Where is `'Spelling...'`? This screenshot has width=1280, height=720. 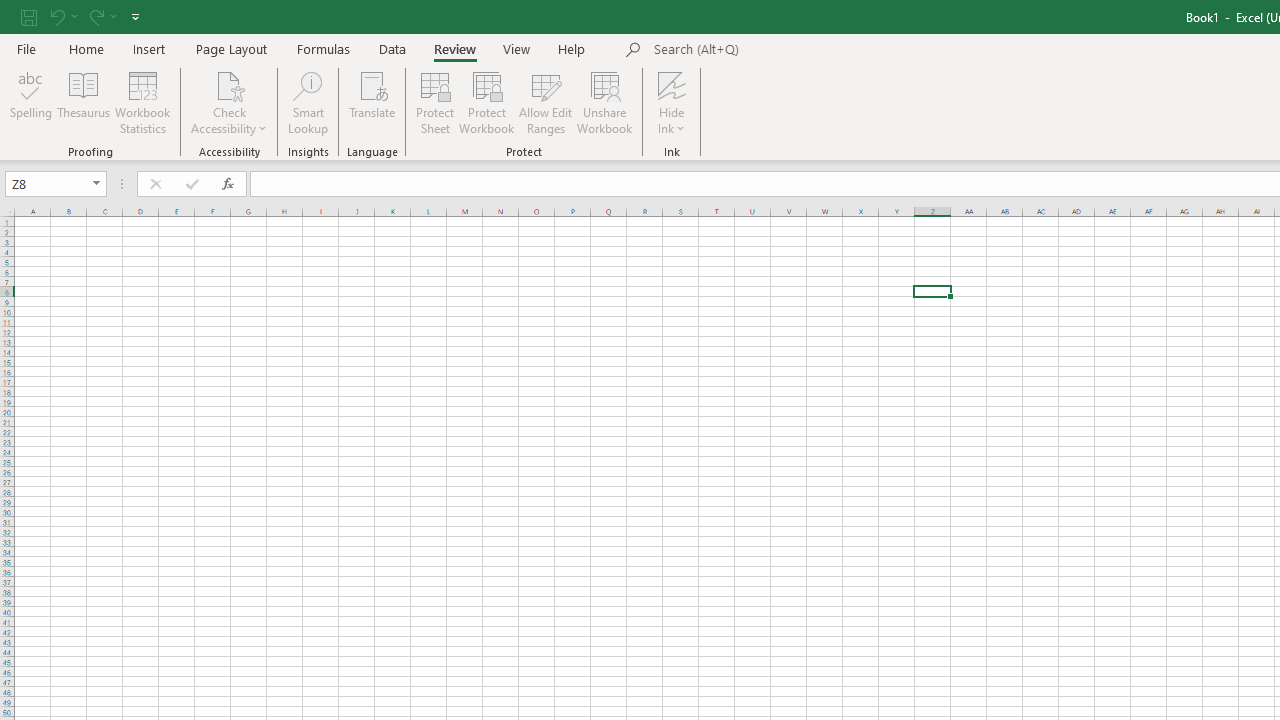
'Spelling...' is located at coordinates (31, 103).